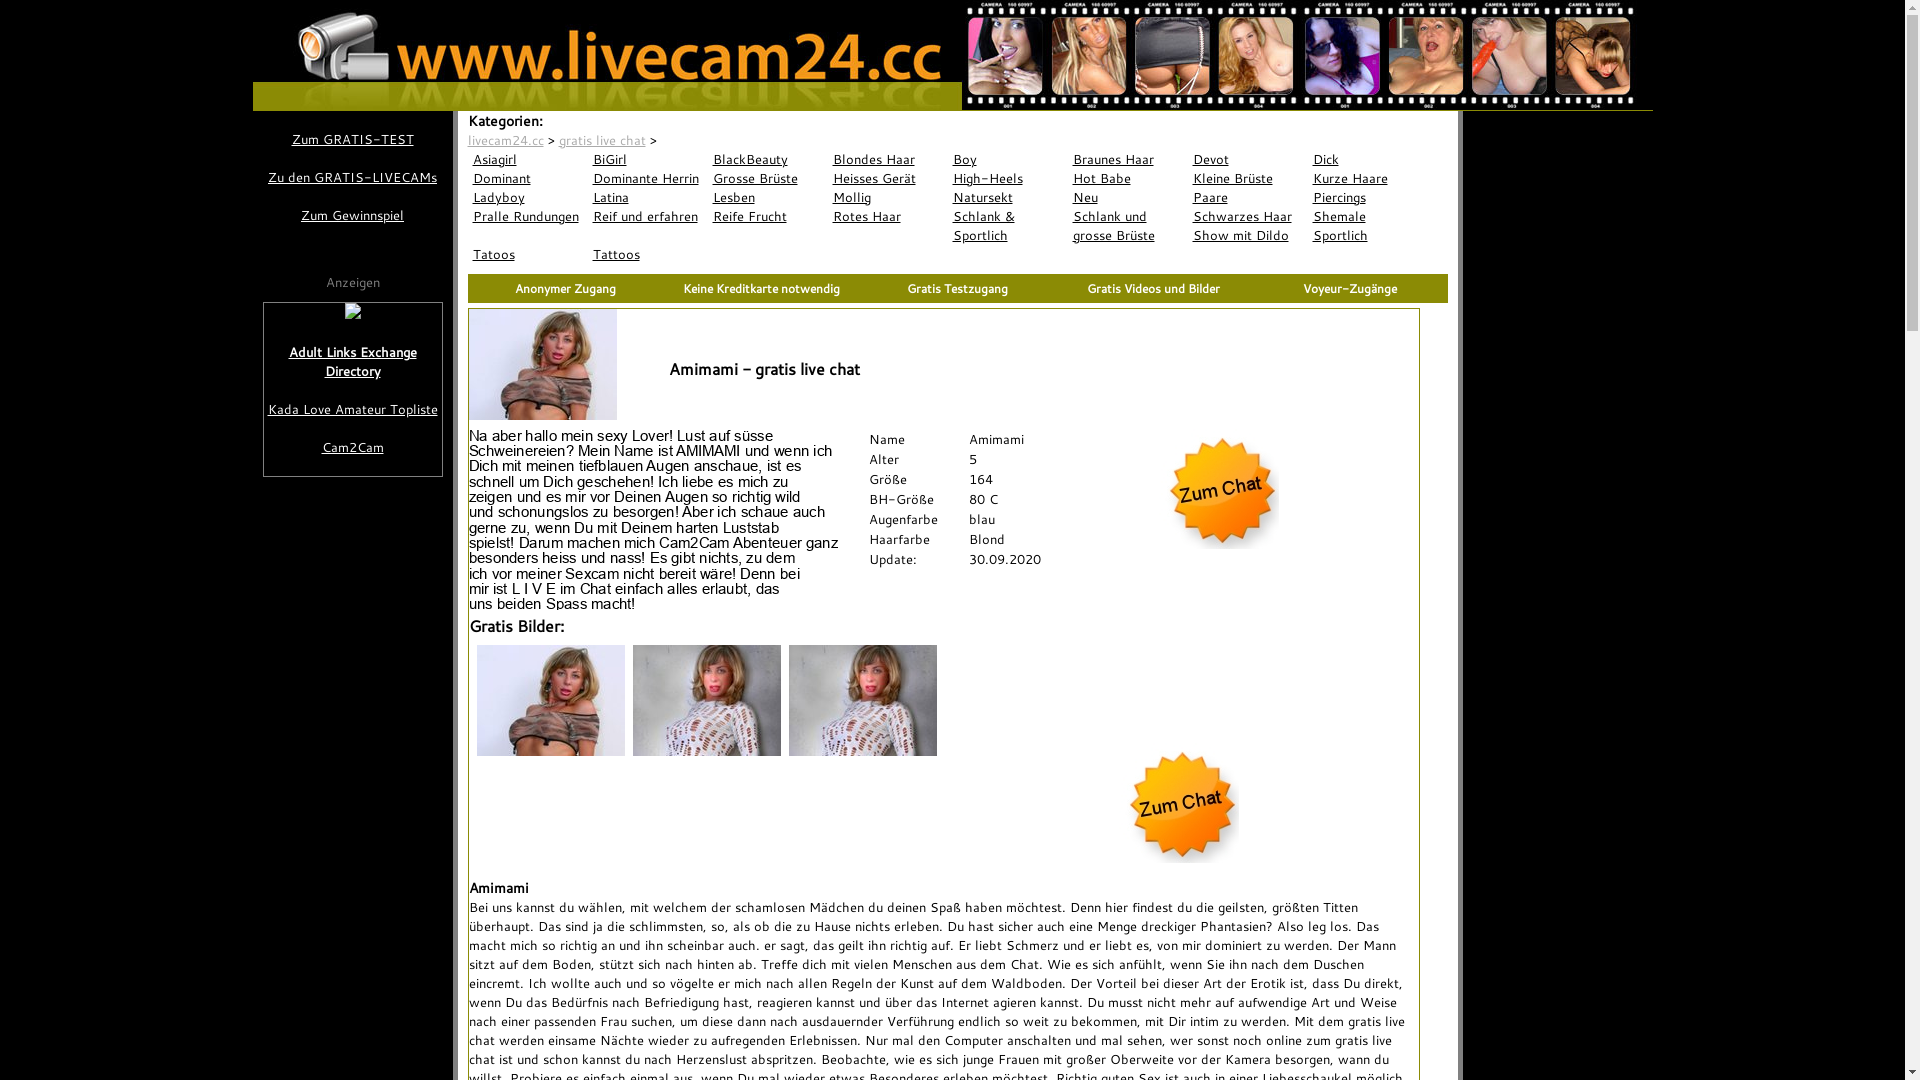 The width and height of the screenshot is (1920, 1080). I want to click on 'Tatoos', so click(528, 253).